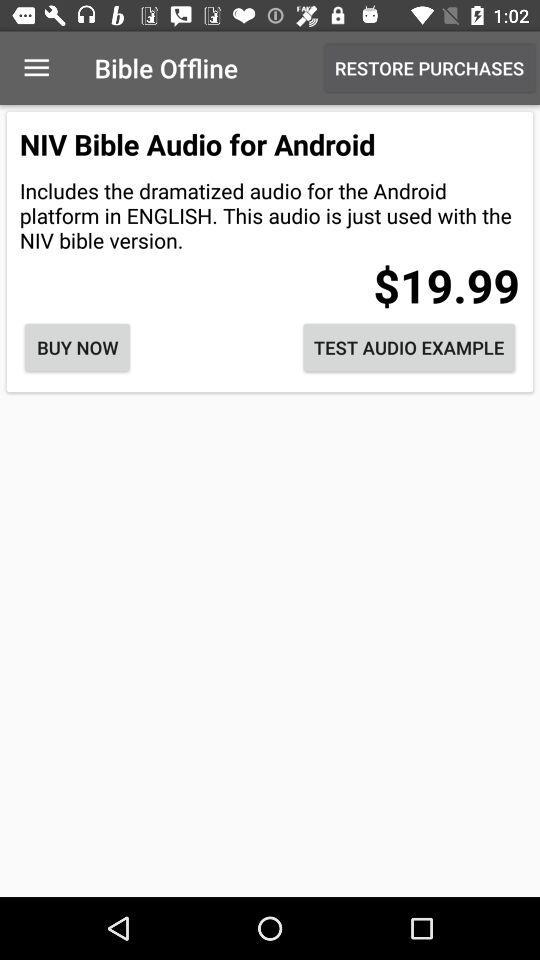  I want to click on item to the left of bible offline icon, so click(36, 68).